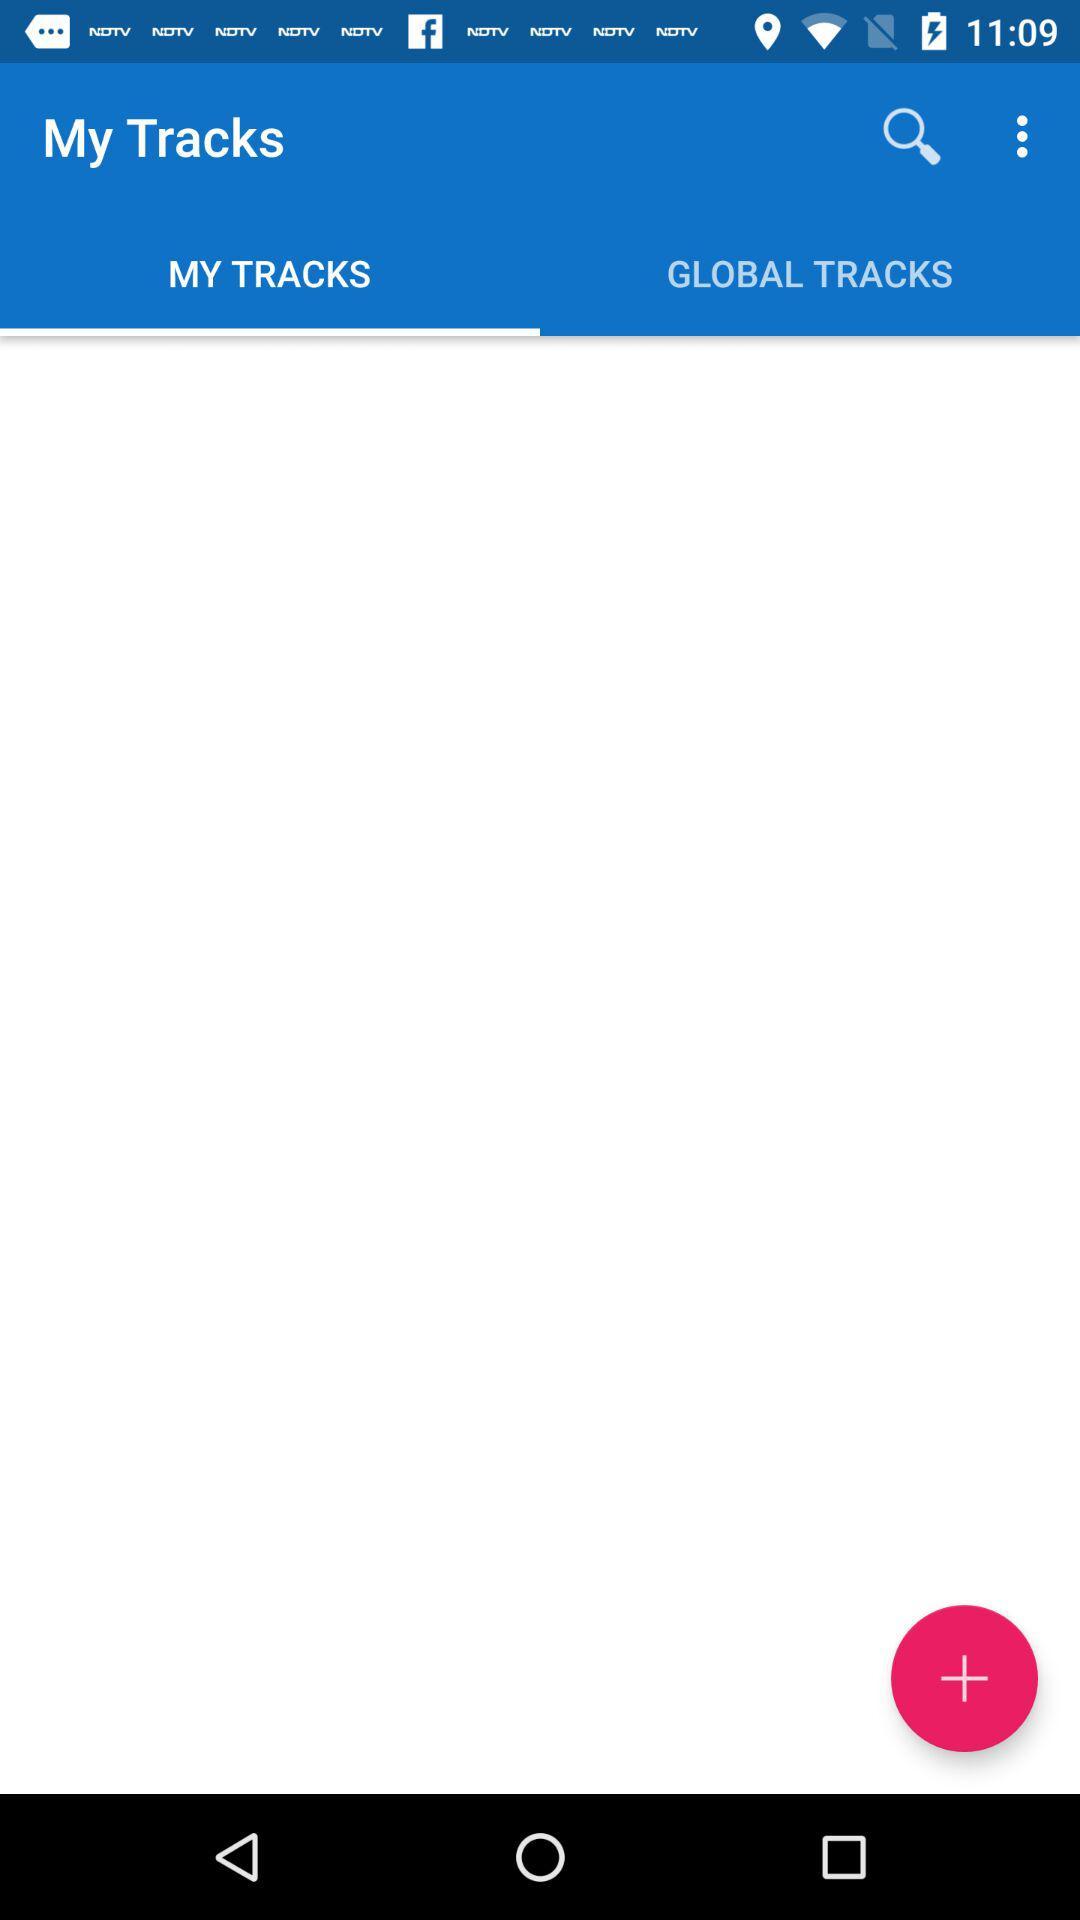  What do you see at coordinates (911, 135) in the screenshot?
I see `item next to my tracks icon` at bounding box center [911, 135].